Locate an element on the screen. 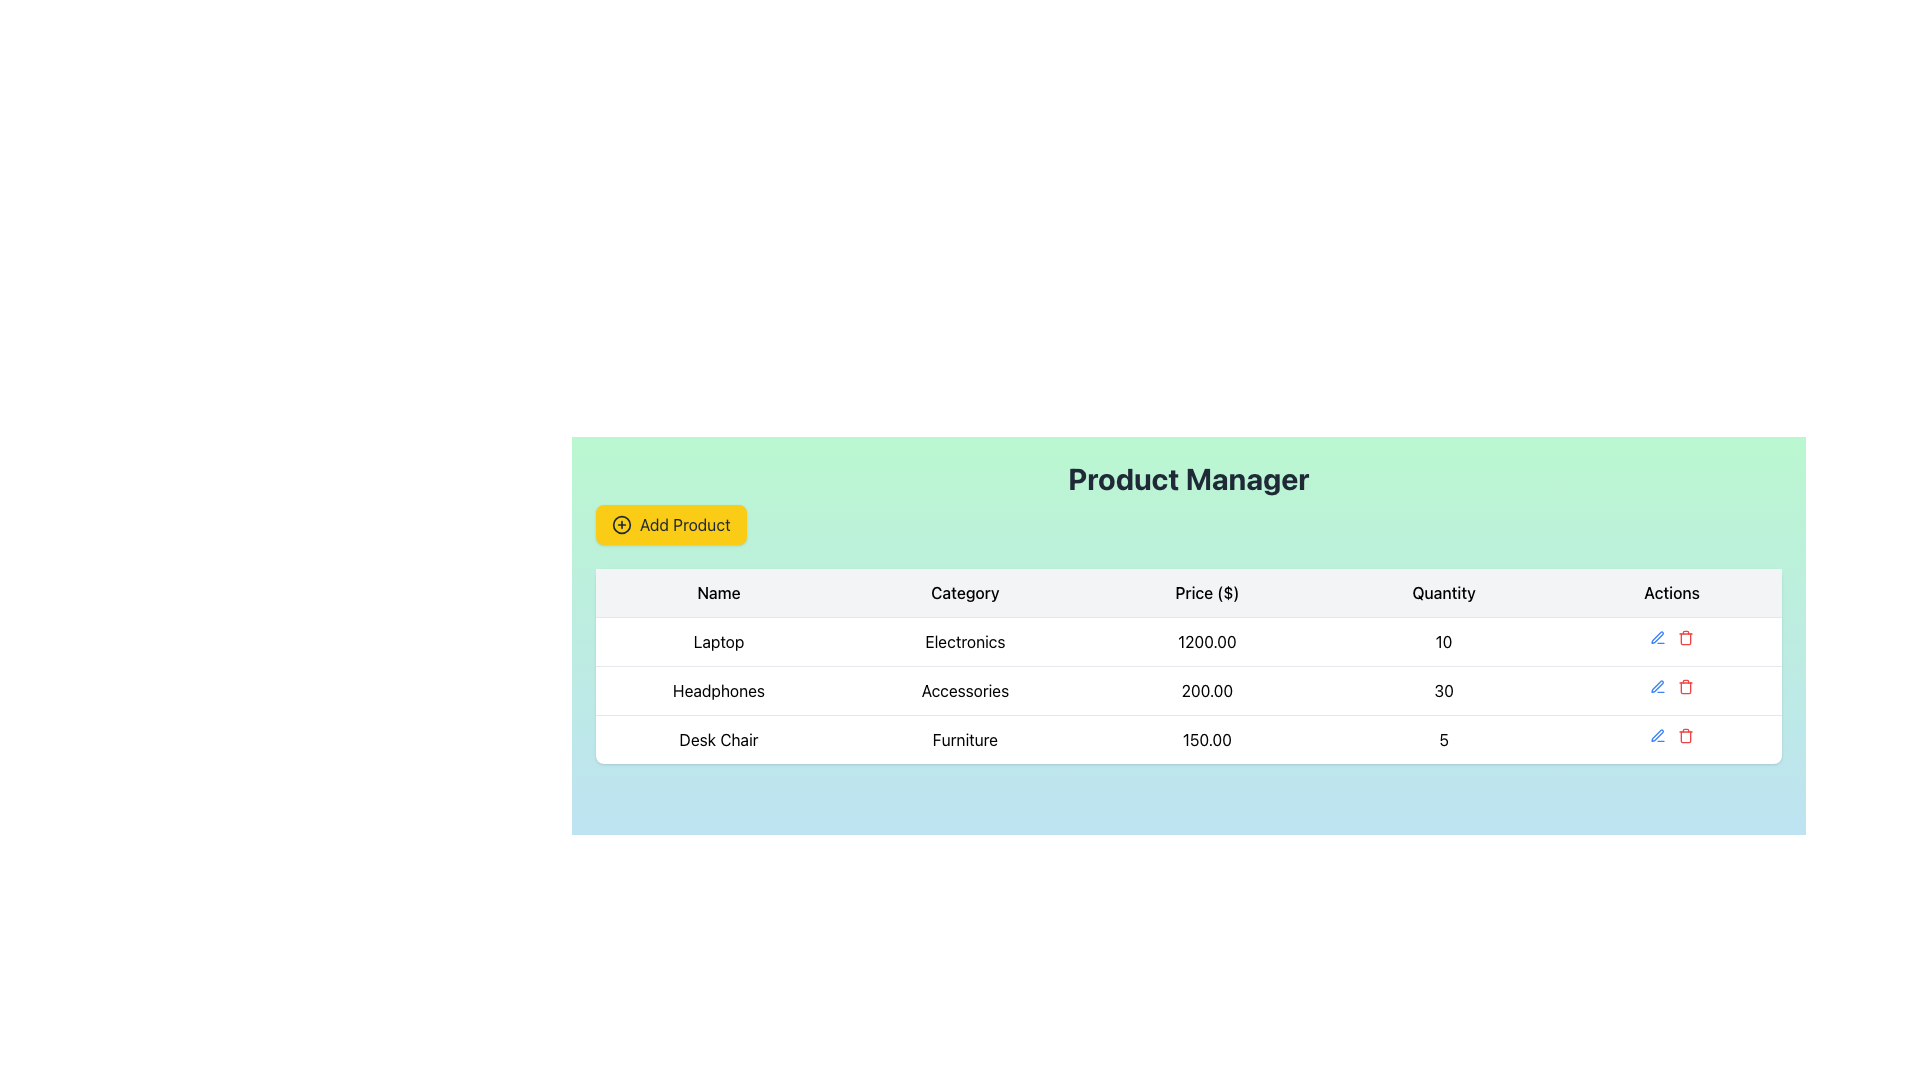 This screenshot has height=1080, width=1920. the trash can icon in the third column of the table under the 'Actions' heading in the last row to initiate a delete action is located at coordinates (1685, 639).